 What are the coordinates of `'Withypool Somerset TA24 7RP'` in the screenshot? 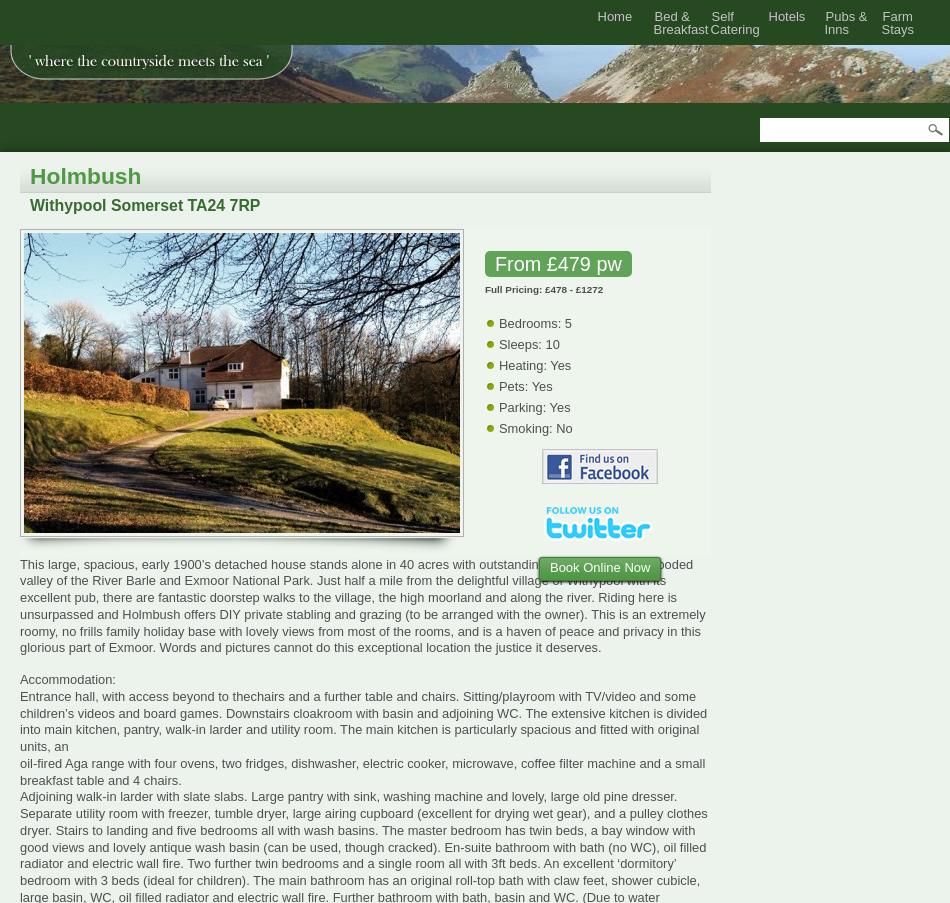 It's located at (144, 204).